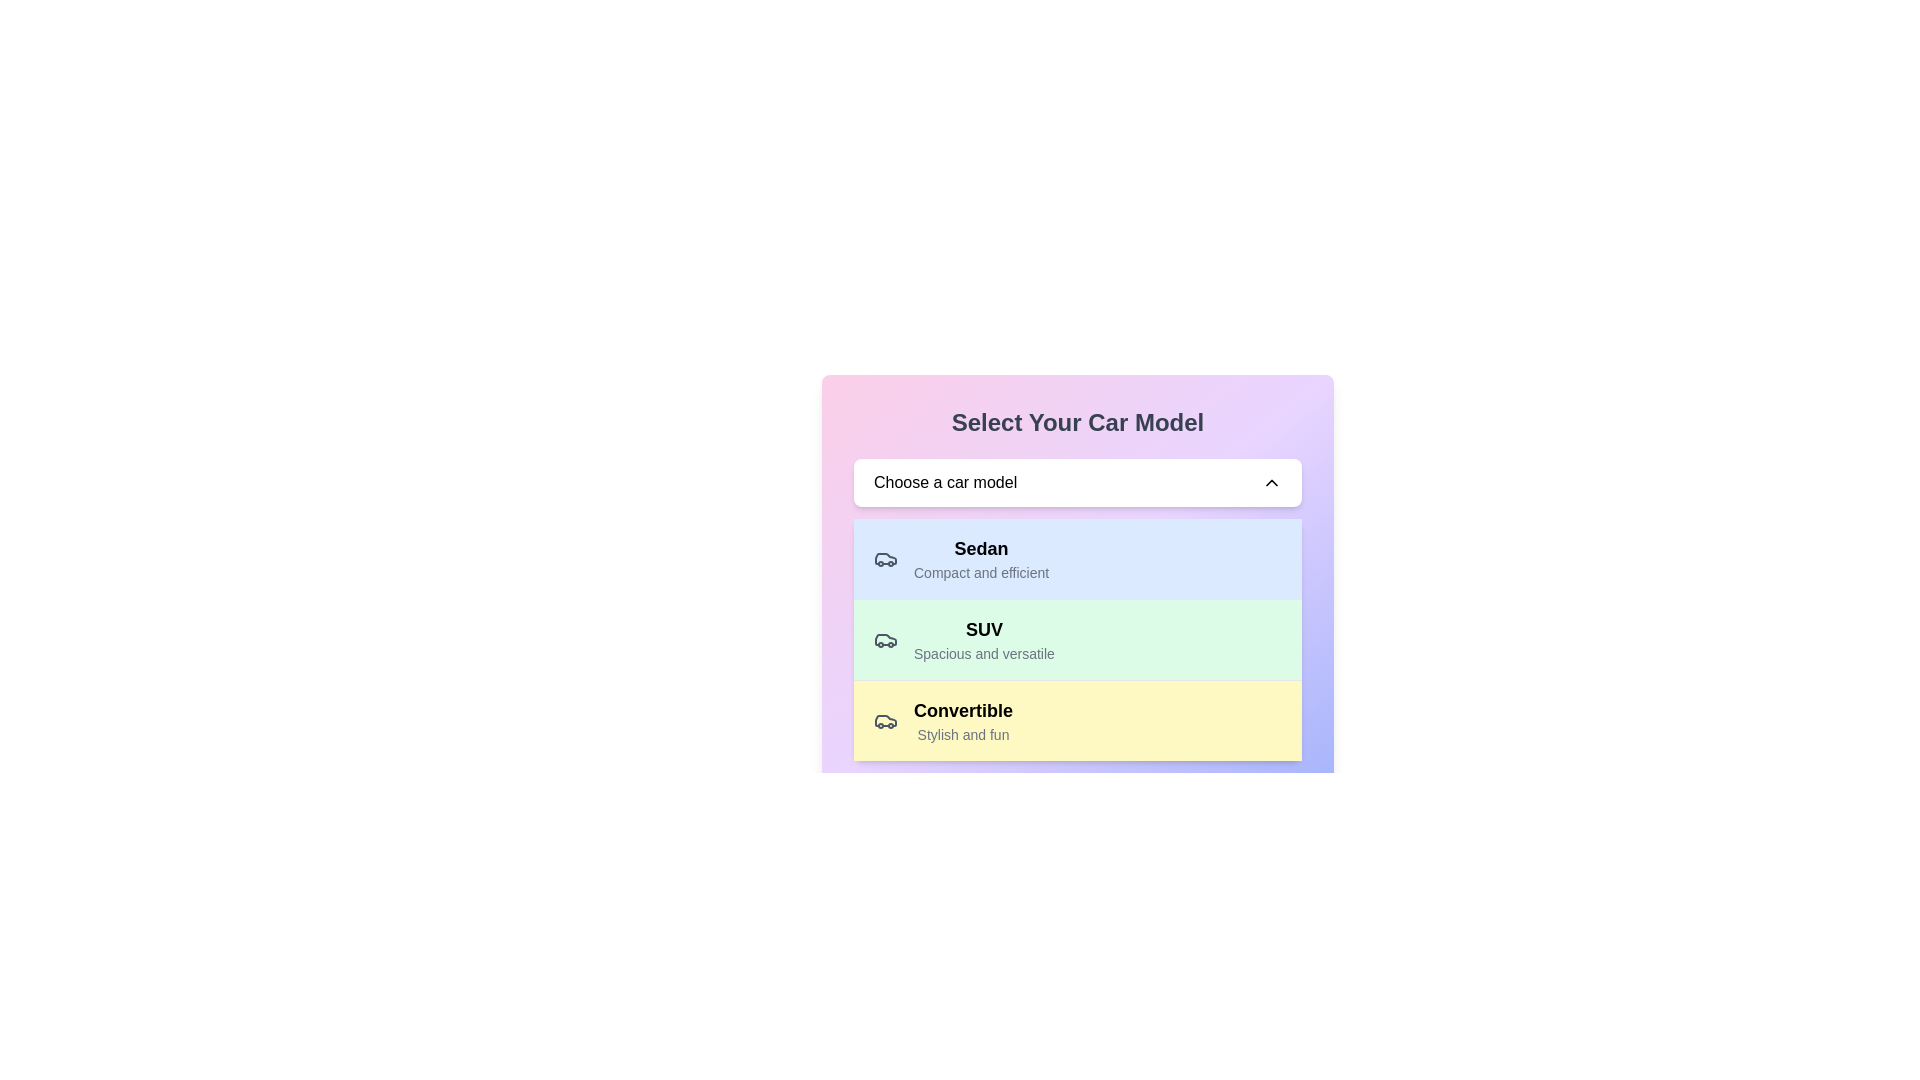  Describe the element at coordinates (981, 548) in the screenshot. I see `the Text Label that describes the car type selection, located above the text 'Compact and efficient' in the dropdown panel` at that location.